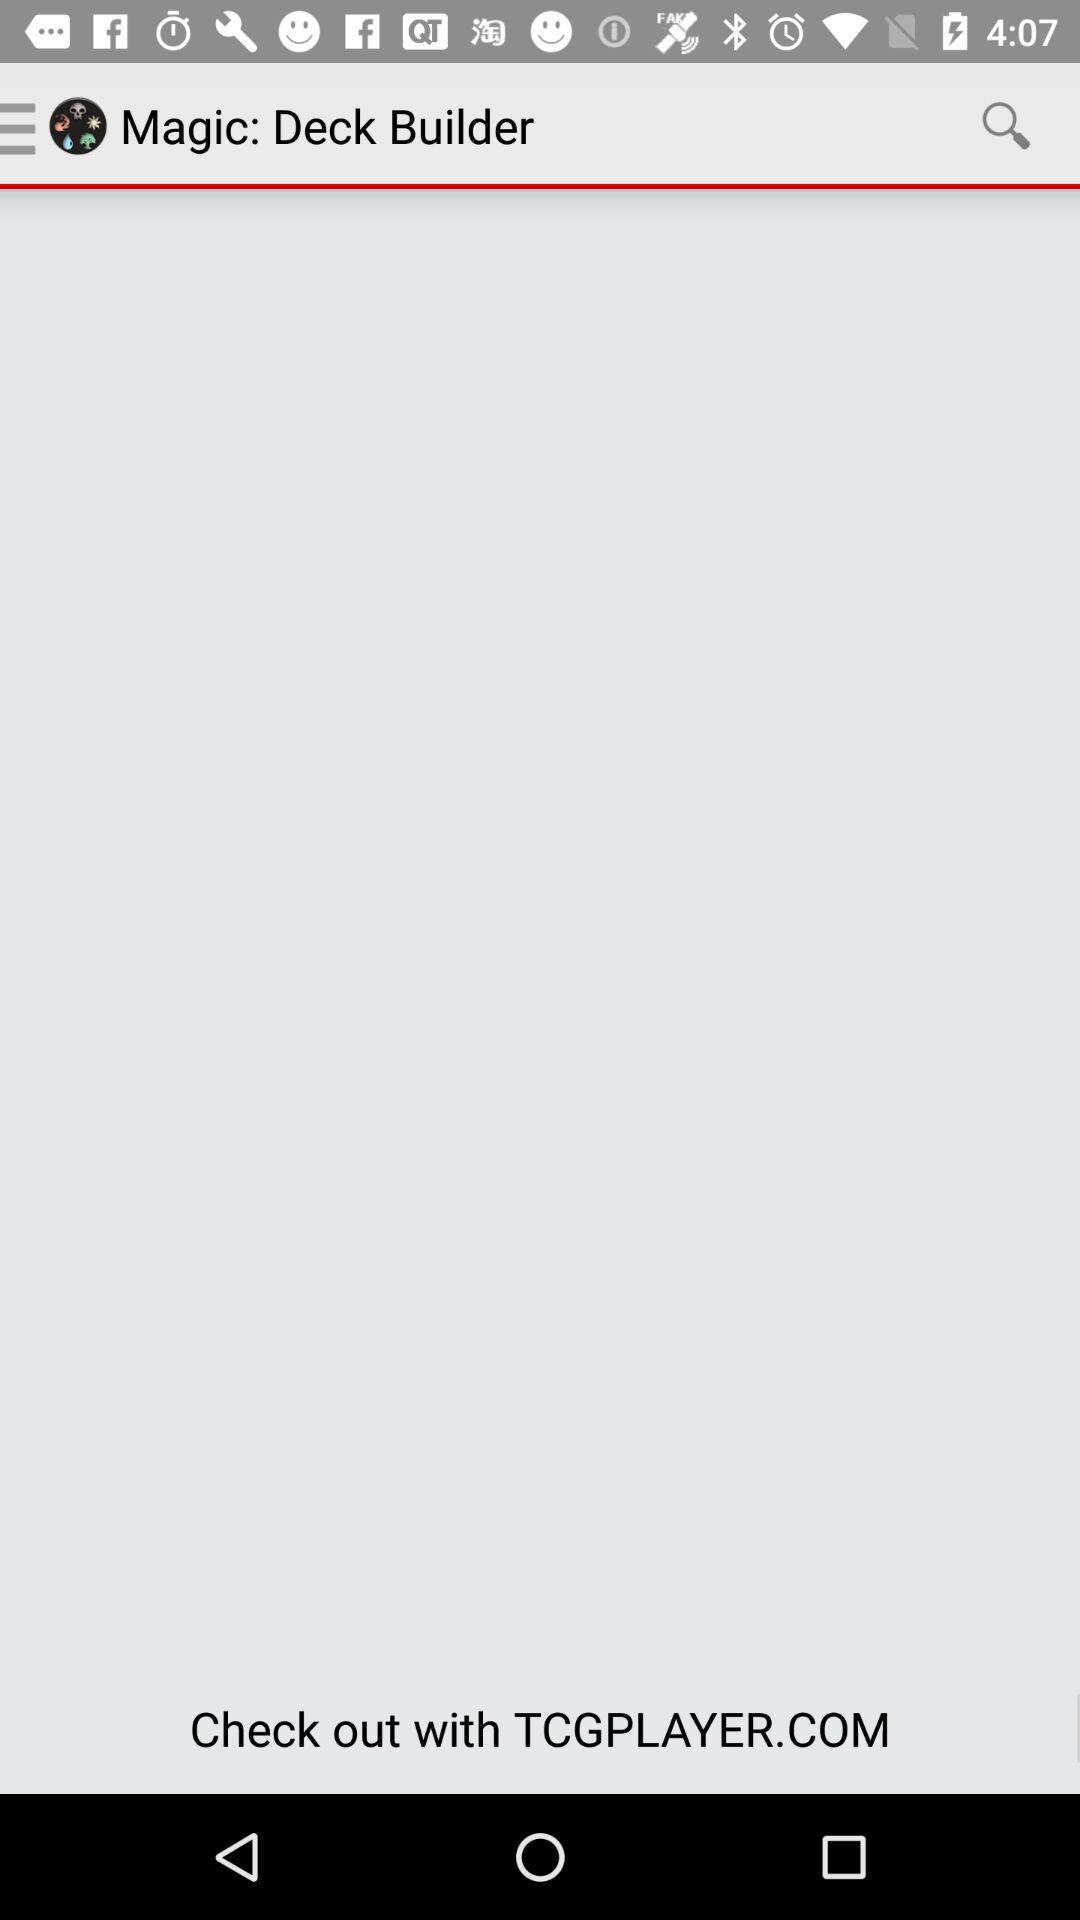  What do you see at coordinates (1006, 124) in the screenshot?
I see `item at the top right corner` at bounding box center [1006, 124].